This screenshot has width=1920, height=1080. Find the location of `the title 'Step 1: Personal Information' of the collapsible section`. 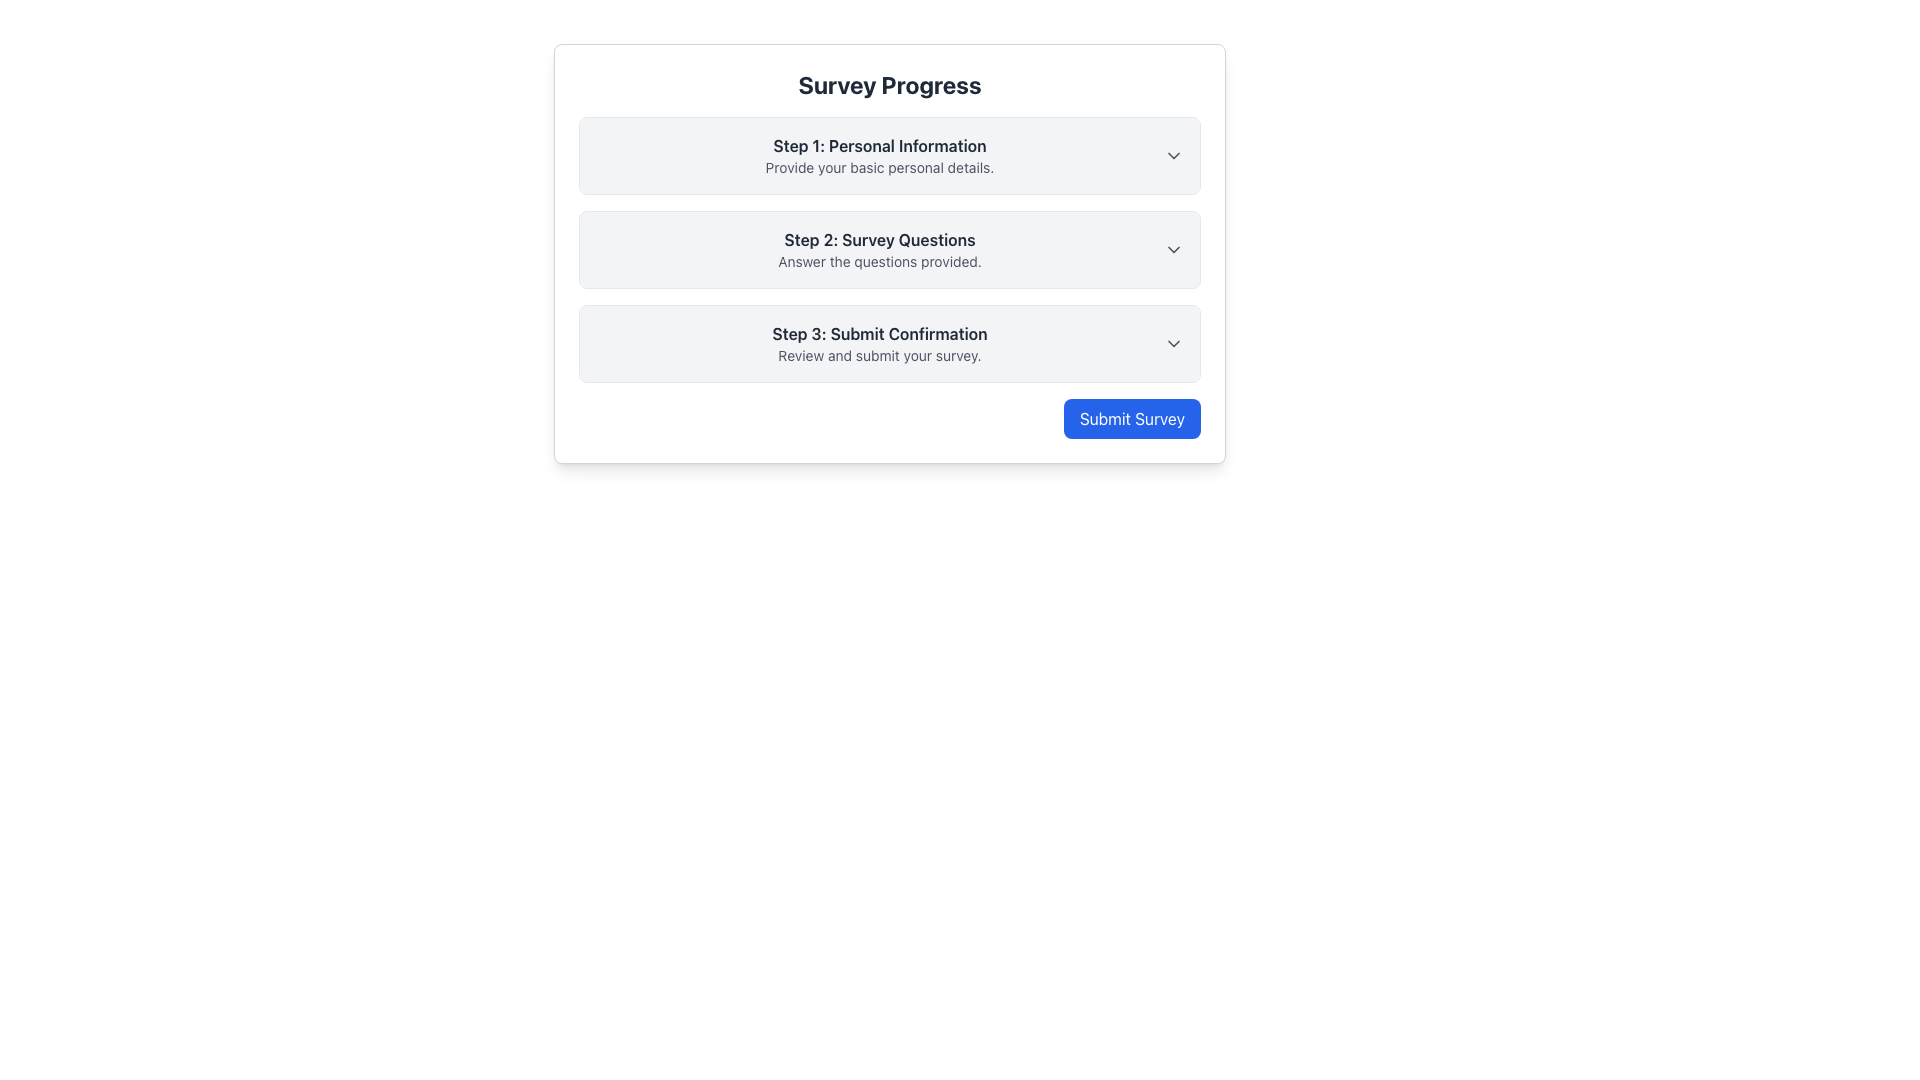

the title 'Step 1: Personal Information' of the collapsible section is located at coordinates (888, 154).